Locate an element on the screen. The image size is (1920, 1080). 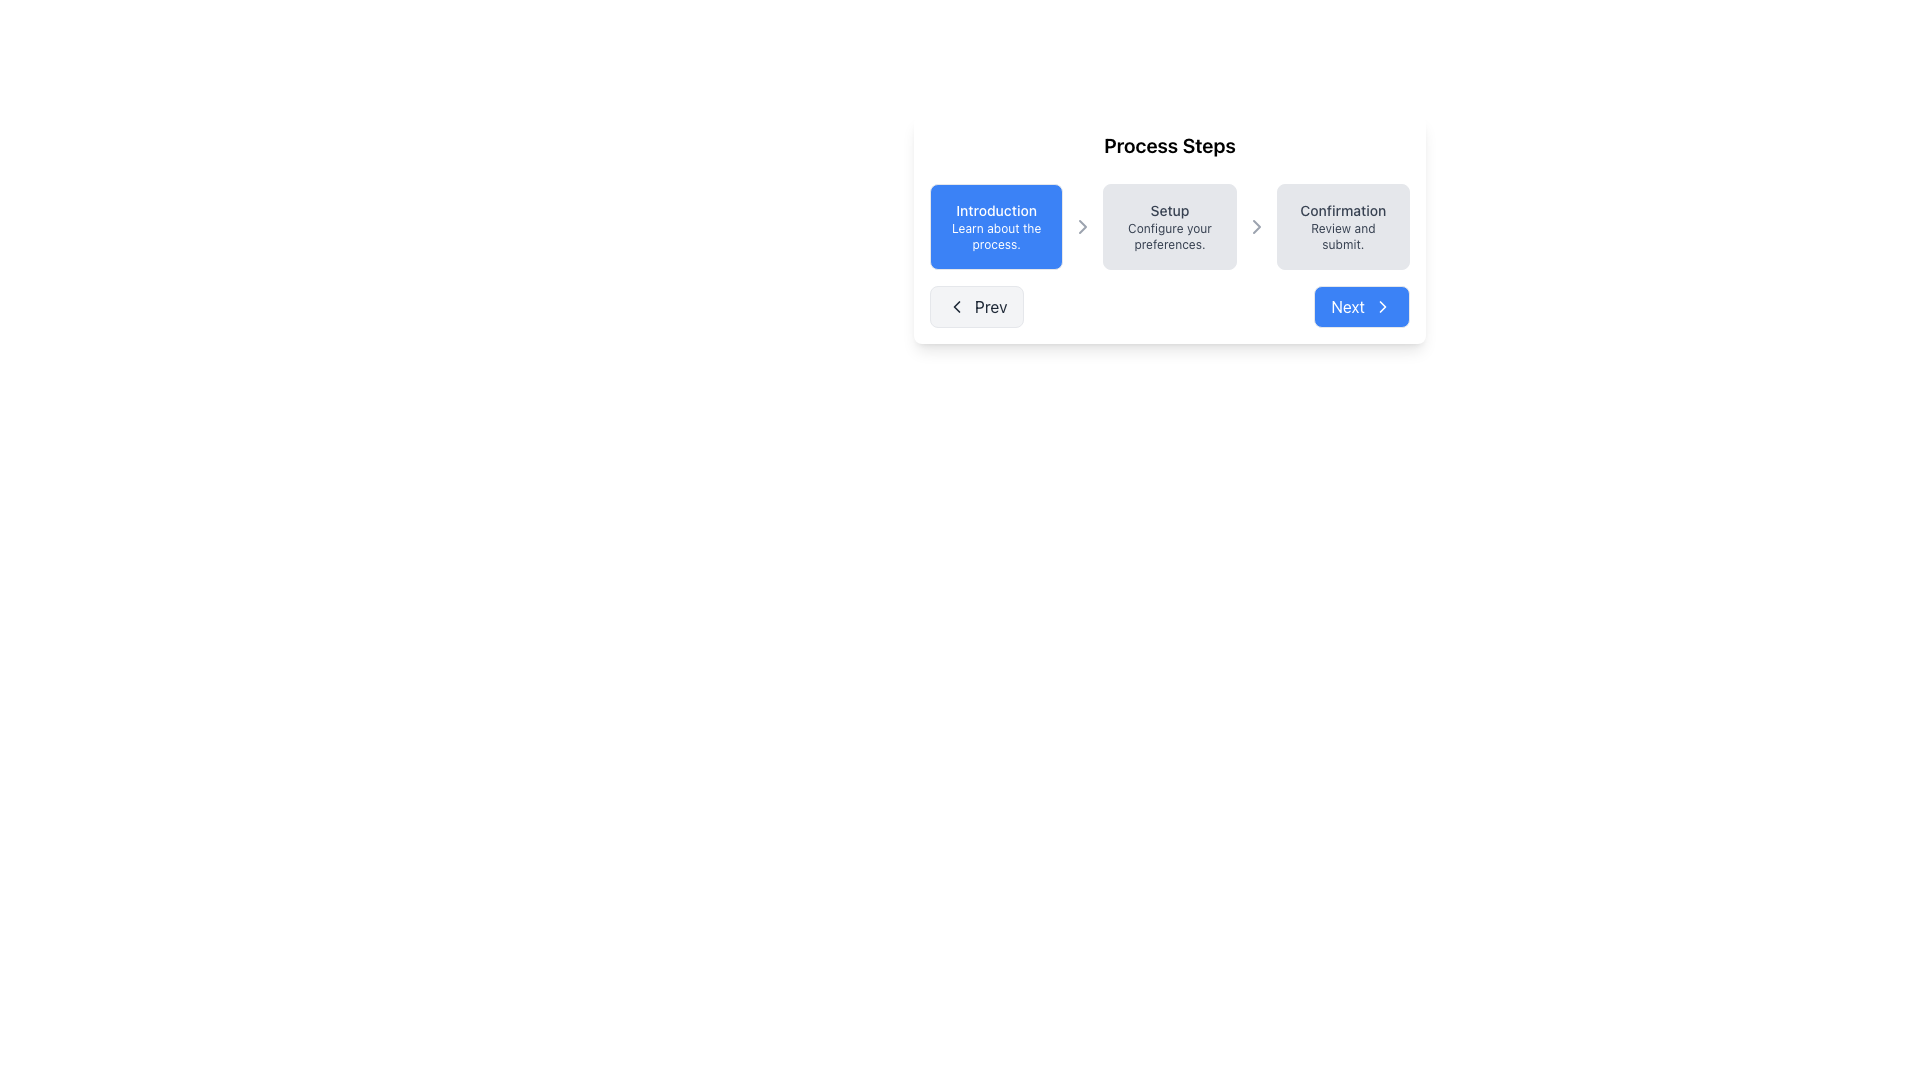
the 'Confirmation' step title in the horizontal process step indicator, which is positioned at the rightmost end and is the first line above 'Review and submit.' is located at coordinates (1343, 211).